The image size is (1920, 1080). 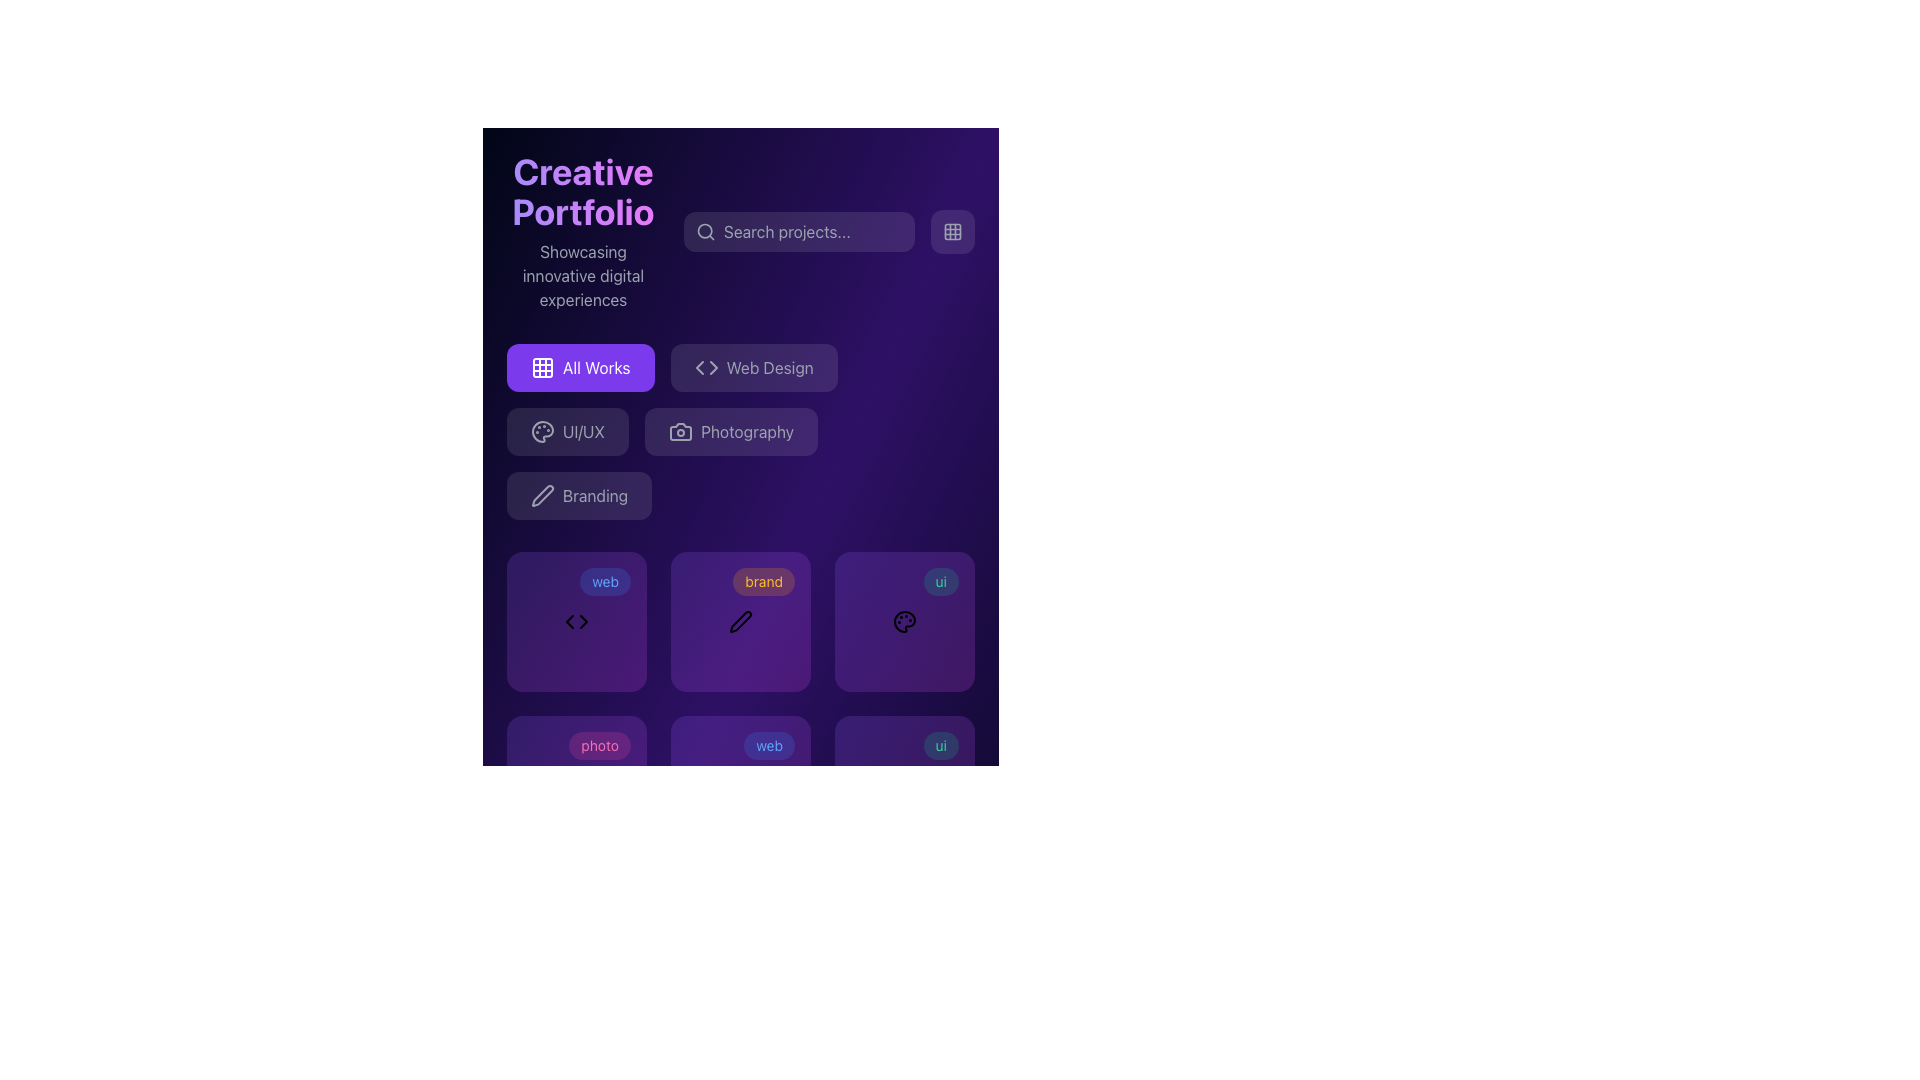 What do you see at coordinates (681, 431) in the screenshot?
I see `the camera icon, which is a small, minimalistic depiction of a camera located near the center-right of the interface, adjacent to the 'Photography' button` at bounding box center [681, 431].